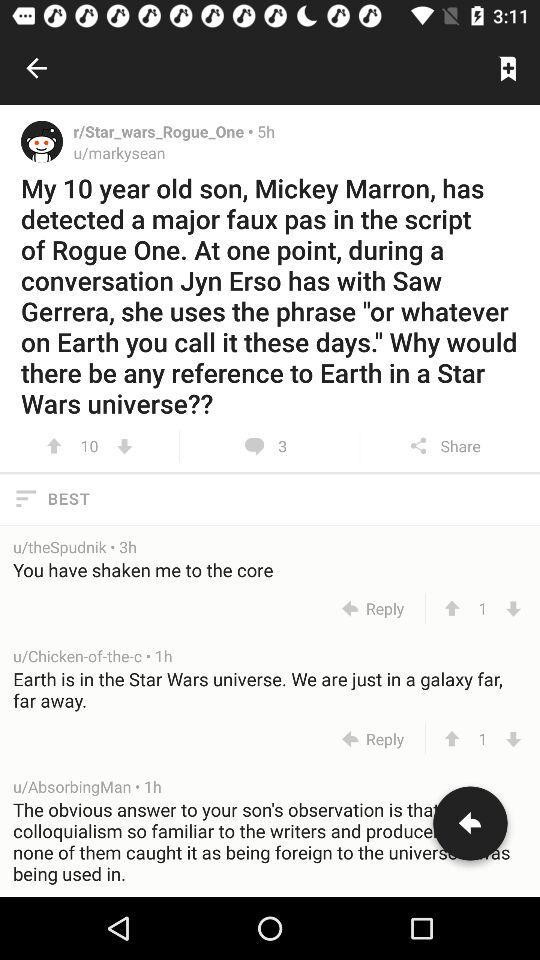  Describe the element at coordinates (124, 446) in the screenshot. I see `see more` at that location.